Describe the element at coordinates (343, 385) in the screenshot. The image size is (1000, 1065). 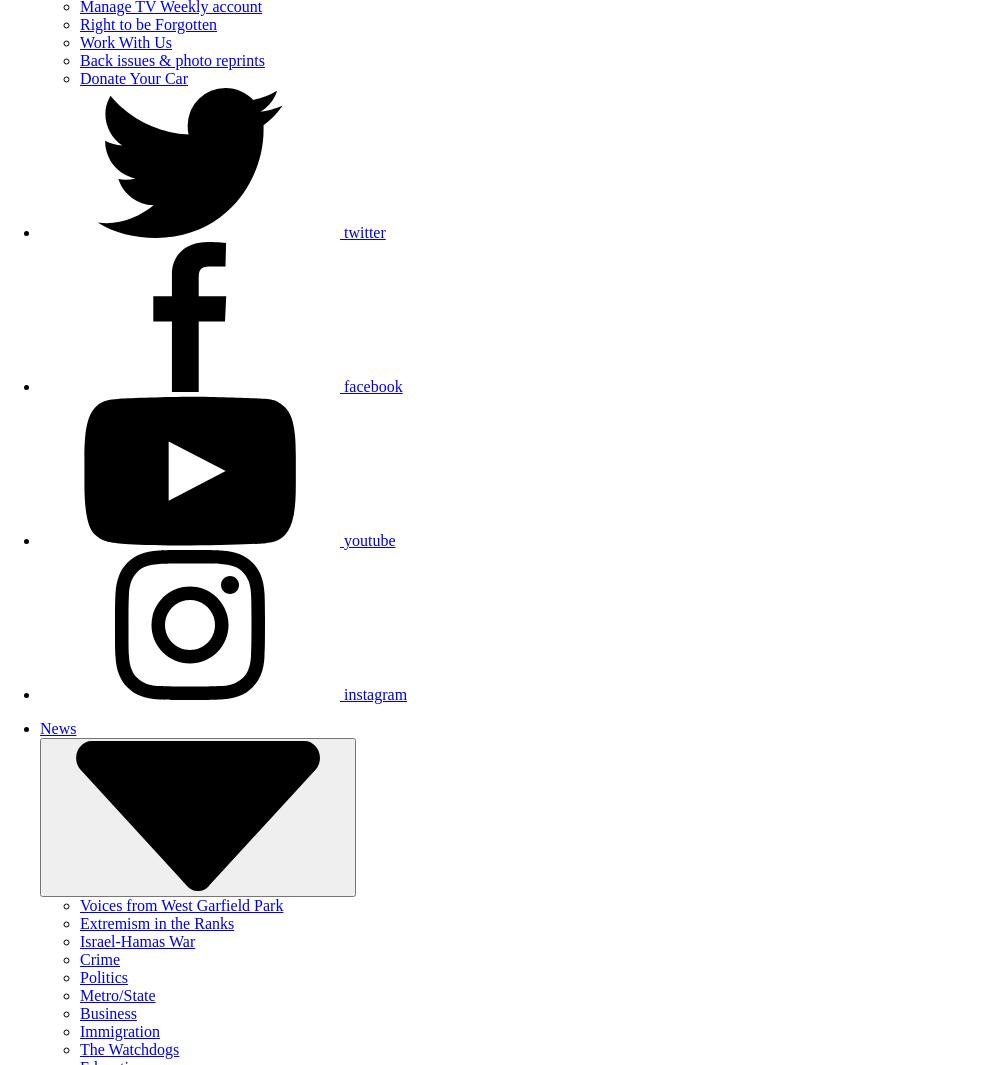
I see `'facebook'` at that location.